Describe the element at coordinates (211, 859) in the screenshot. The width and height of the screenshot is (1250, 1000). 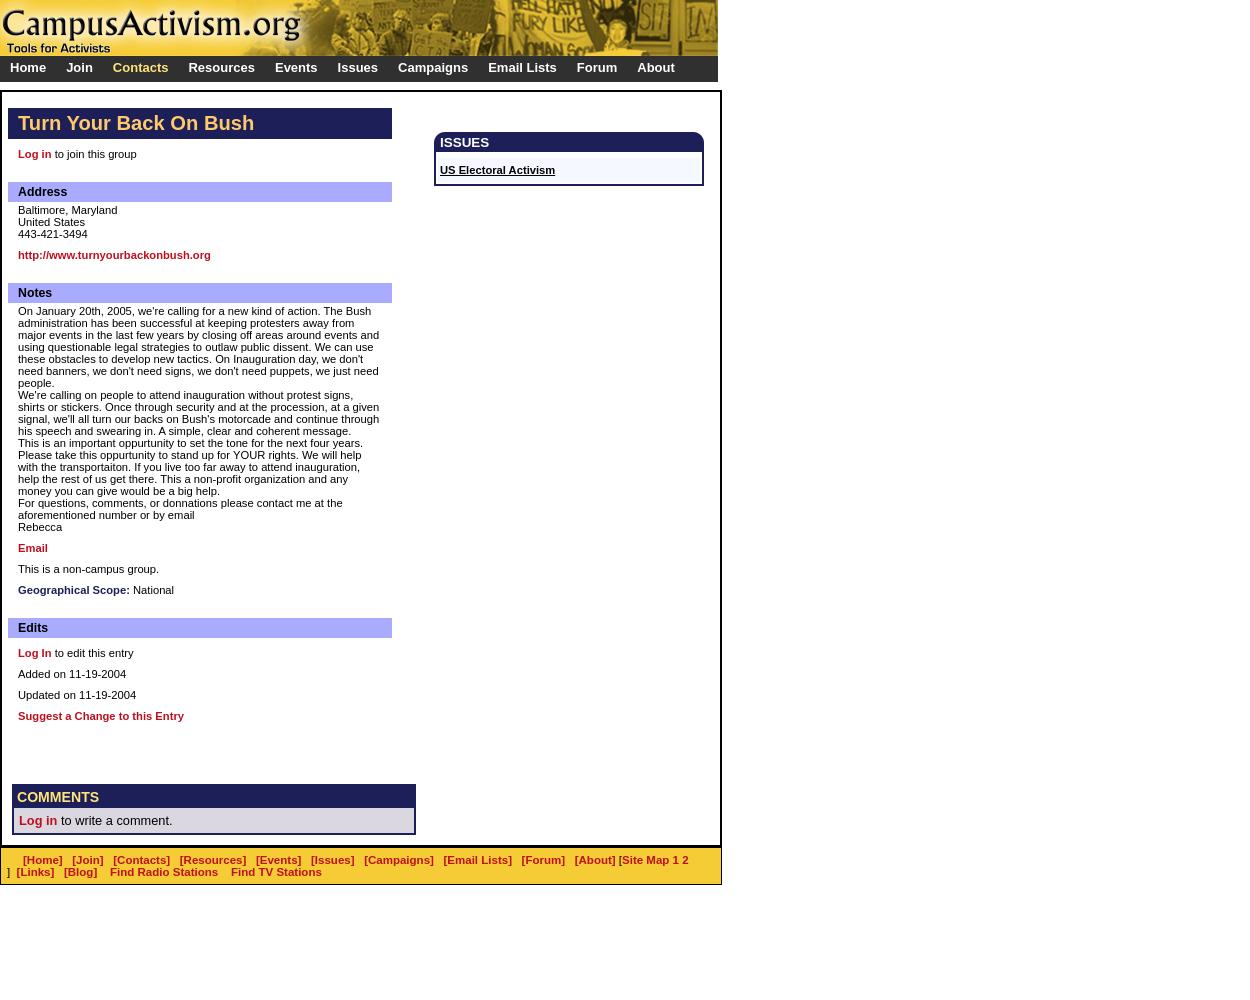
I see `'[Resources]'` at that location.